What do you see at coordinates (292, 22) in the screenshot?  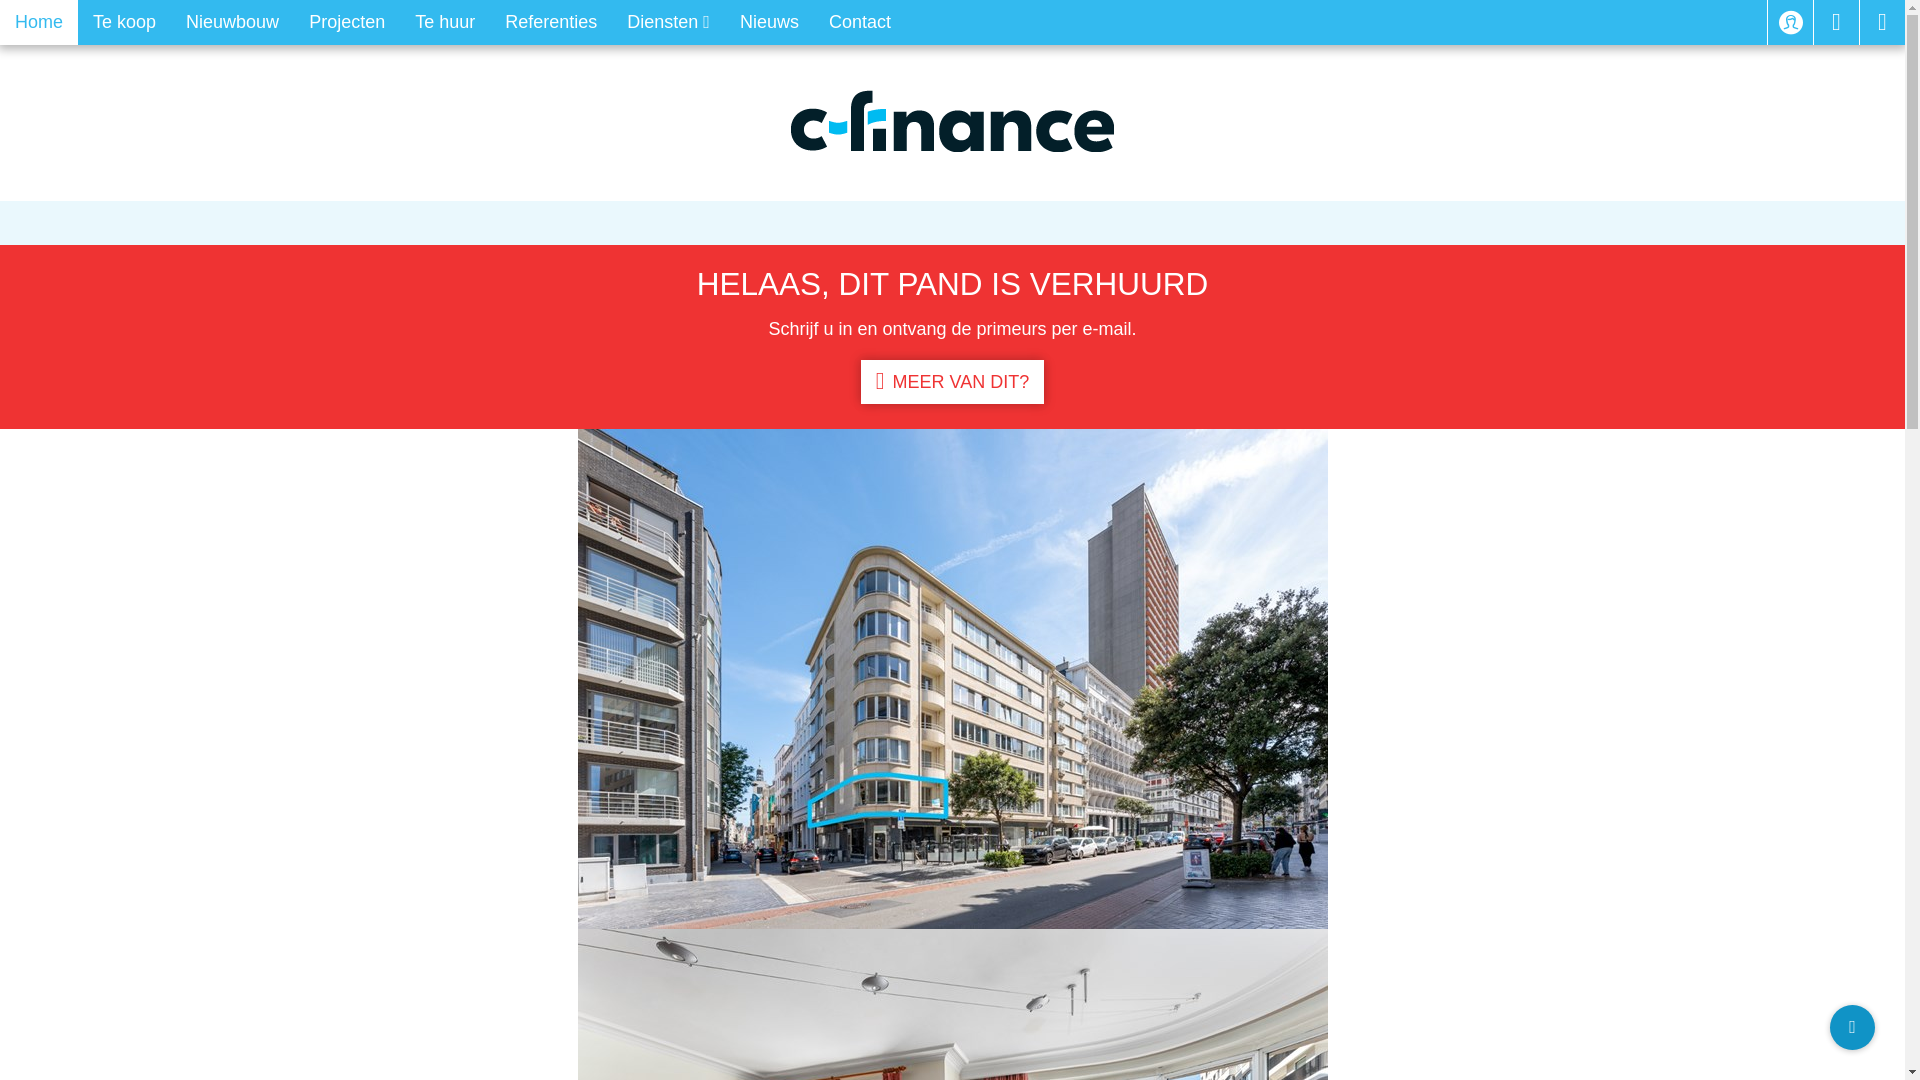 I see `'Projecten'` at bounding box center [292, 22].